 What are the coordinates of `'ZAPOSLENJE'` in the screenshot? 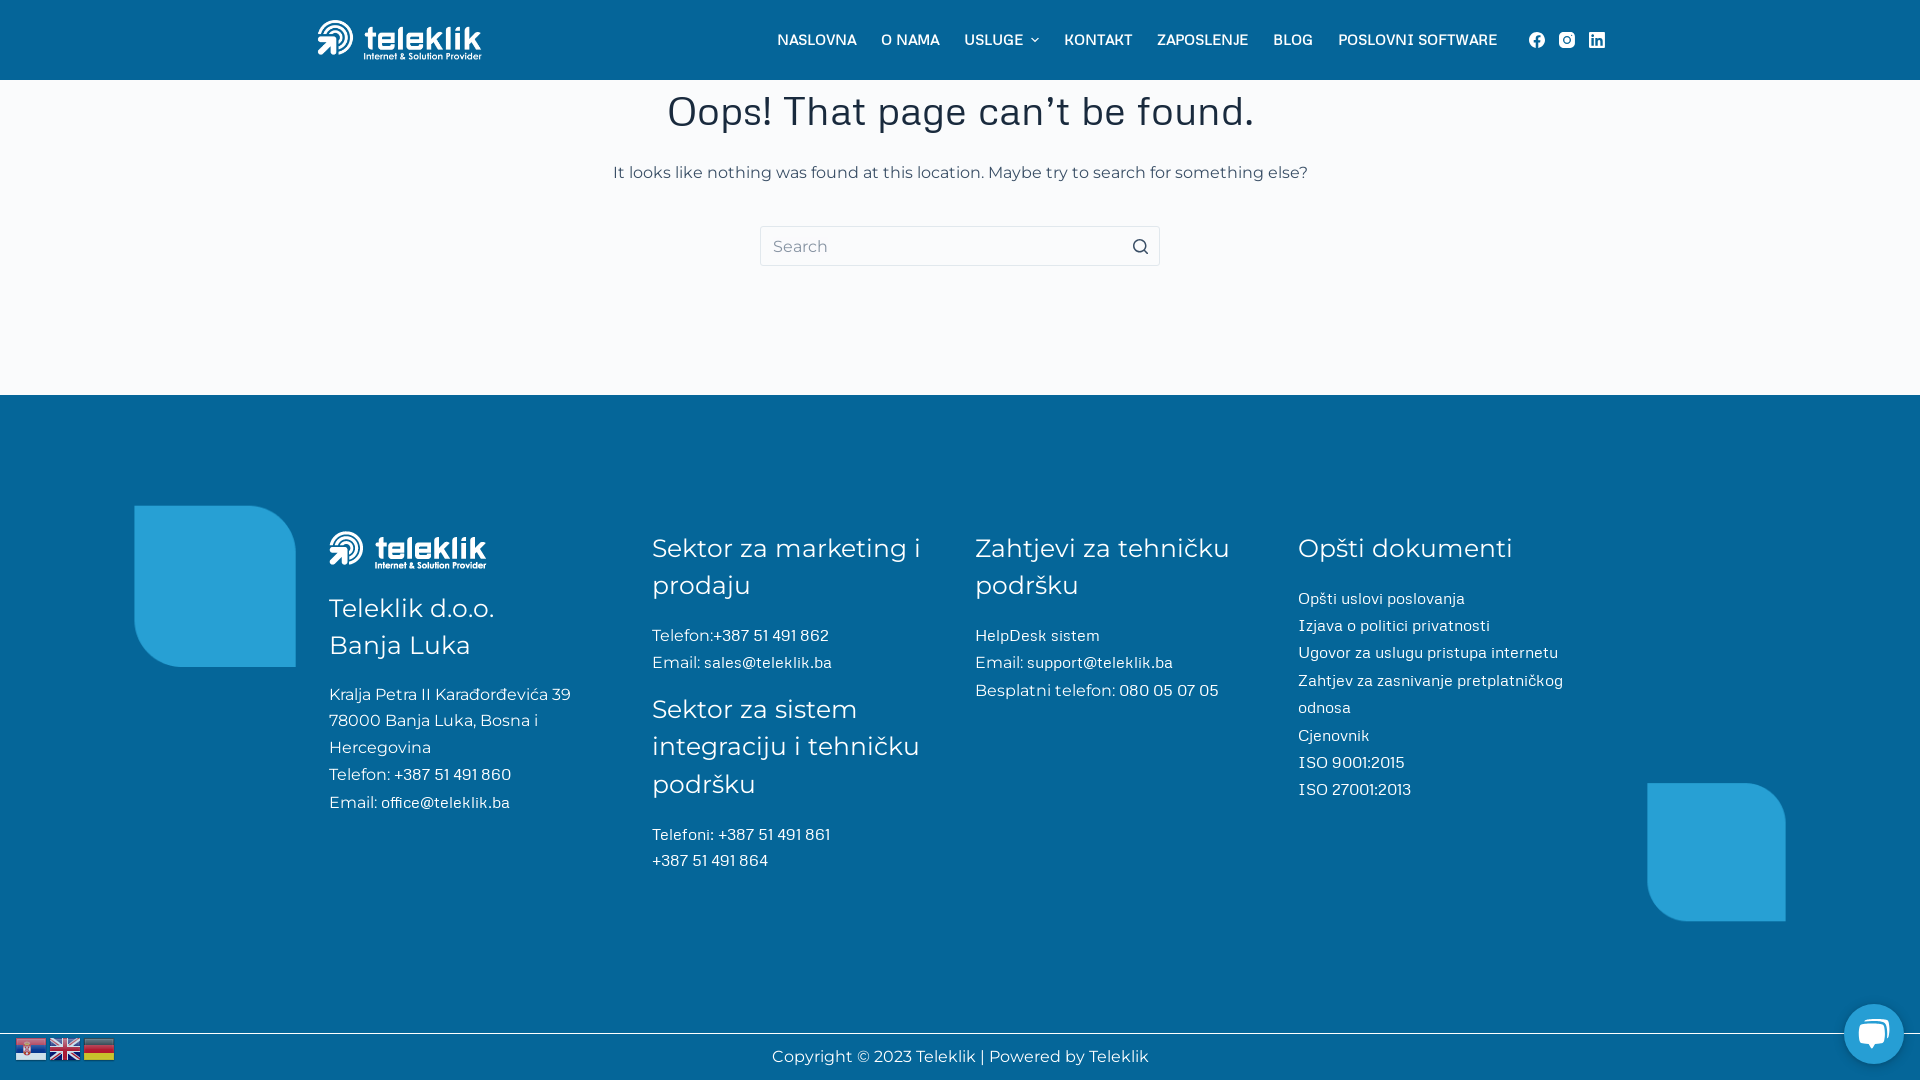 It's located at (1143, 39).